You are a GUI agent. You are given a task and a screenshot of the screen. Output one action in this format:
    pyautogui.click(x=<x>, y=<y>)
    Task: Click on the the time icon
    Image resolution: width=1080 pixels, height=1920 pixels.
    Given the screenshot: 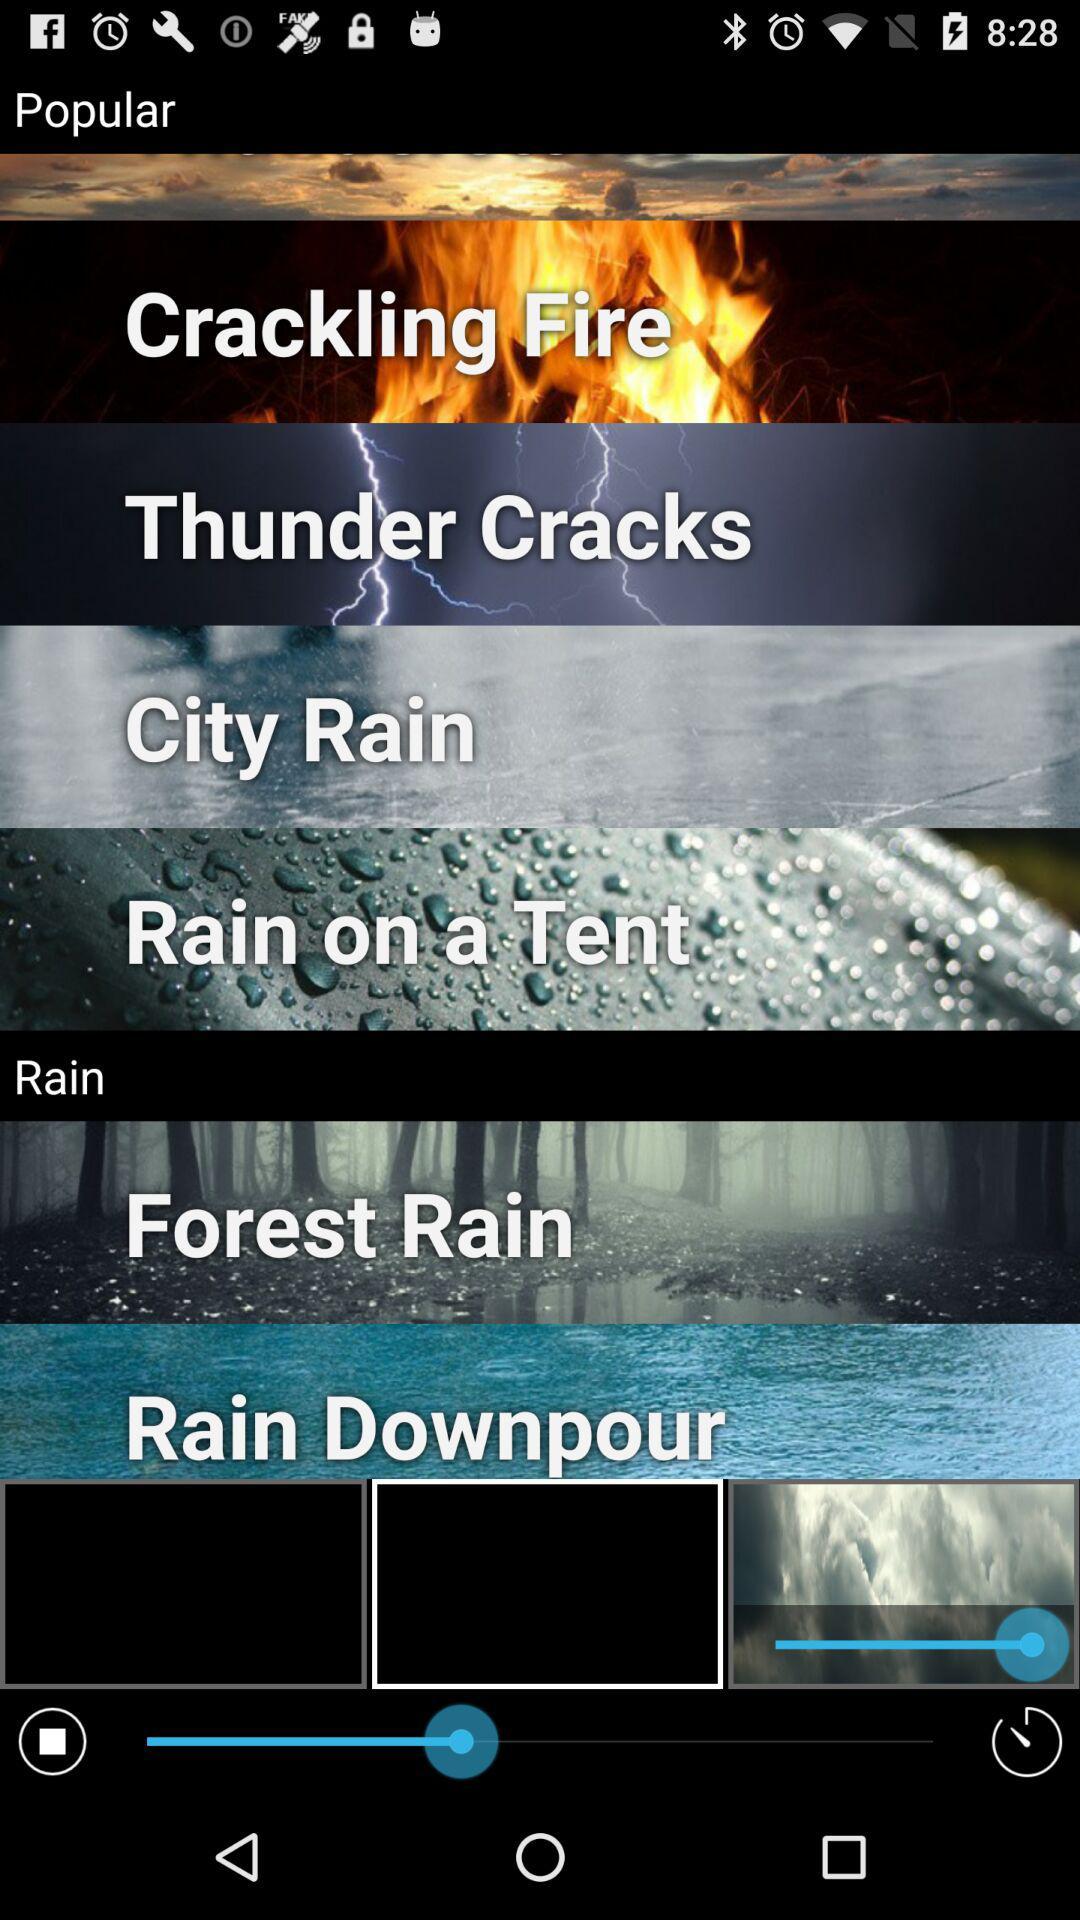 What is the action you would take?
    pyautogui.click(x=1027, y=1862)
    